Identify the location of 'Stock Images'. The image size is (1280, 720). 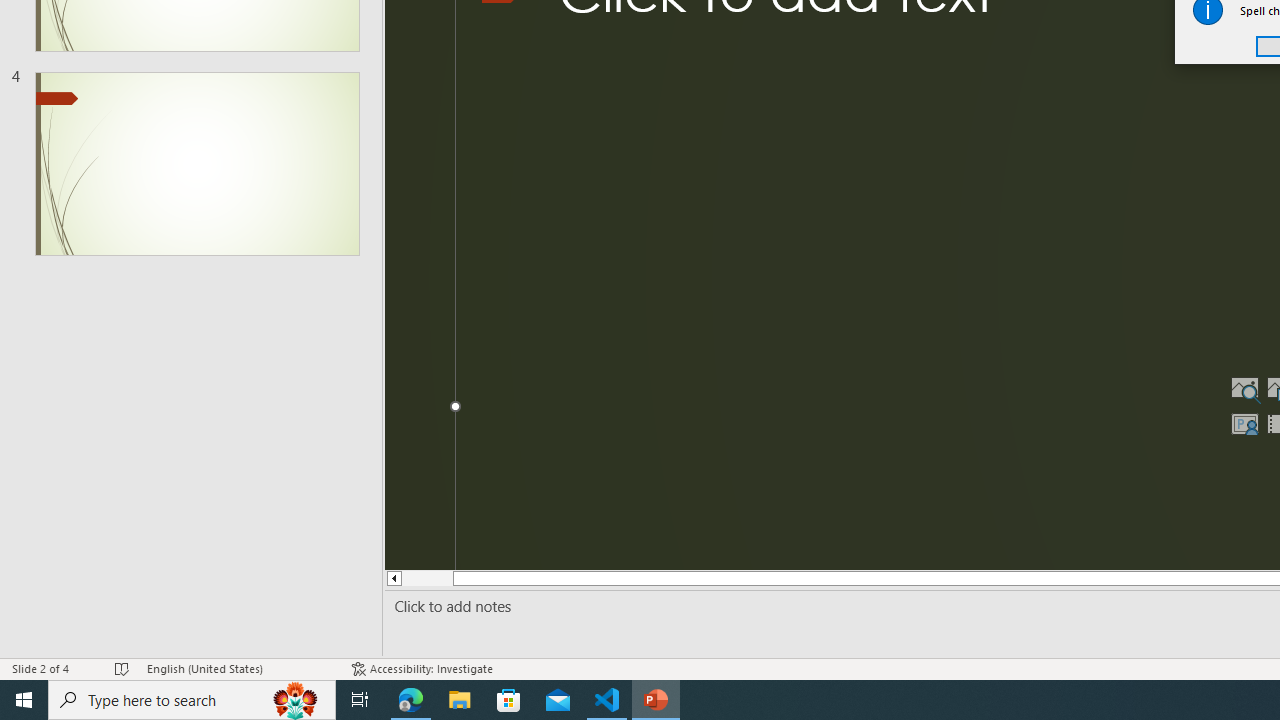
(1243, 388).